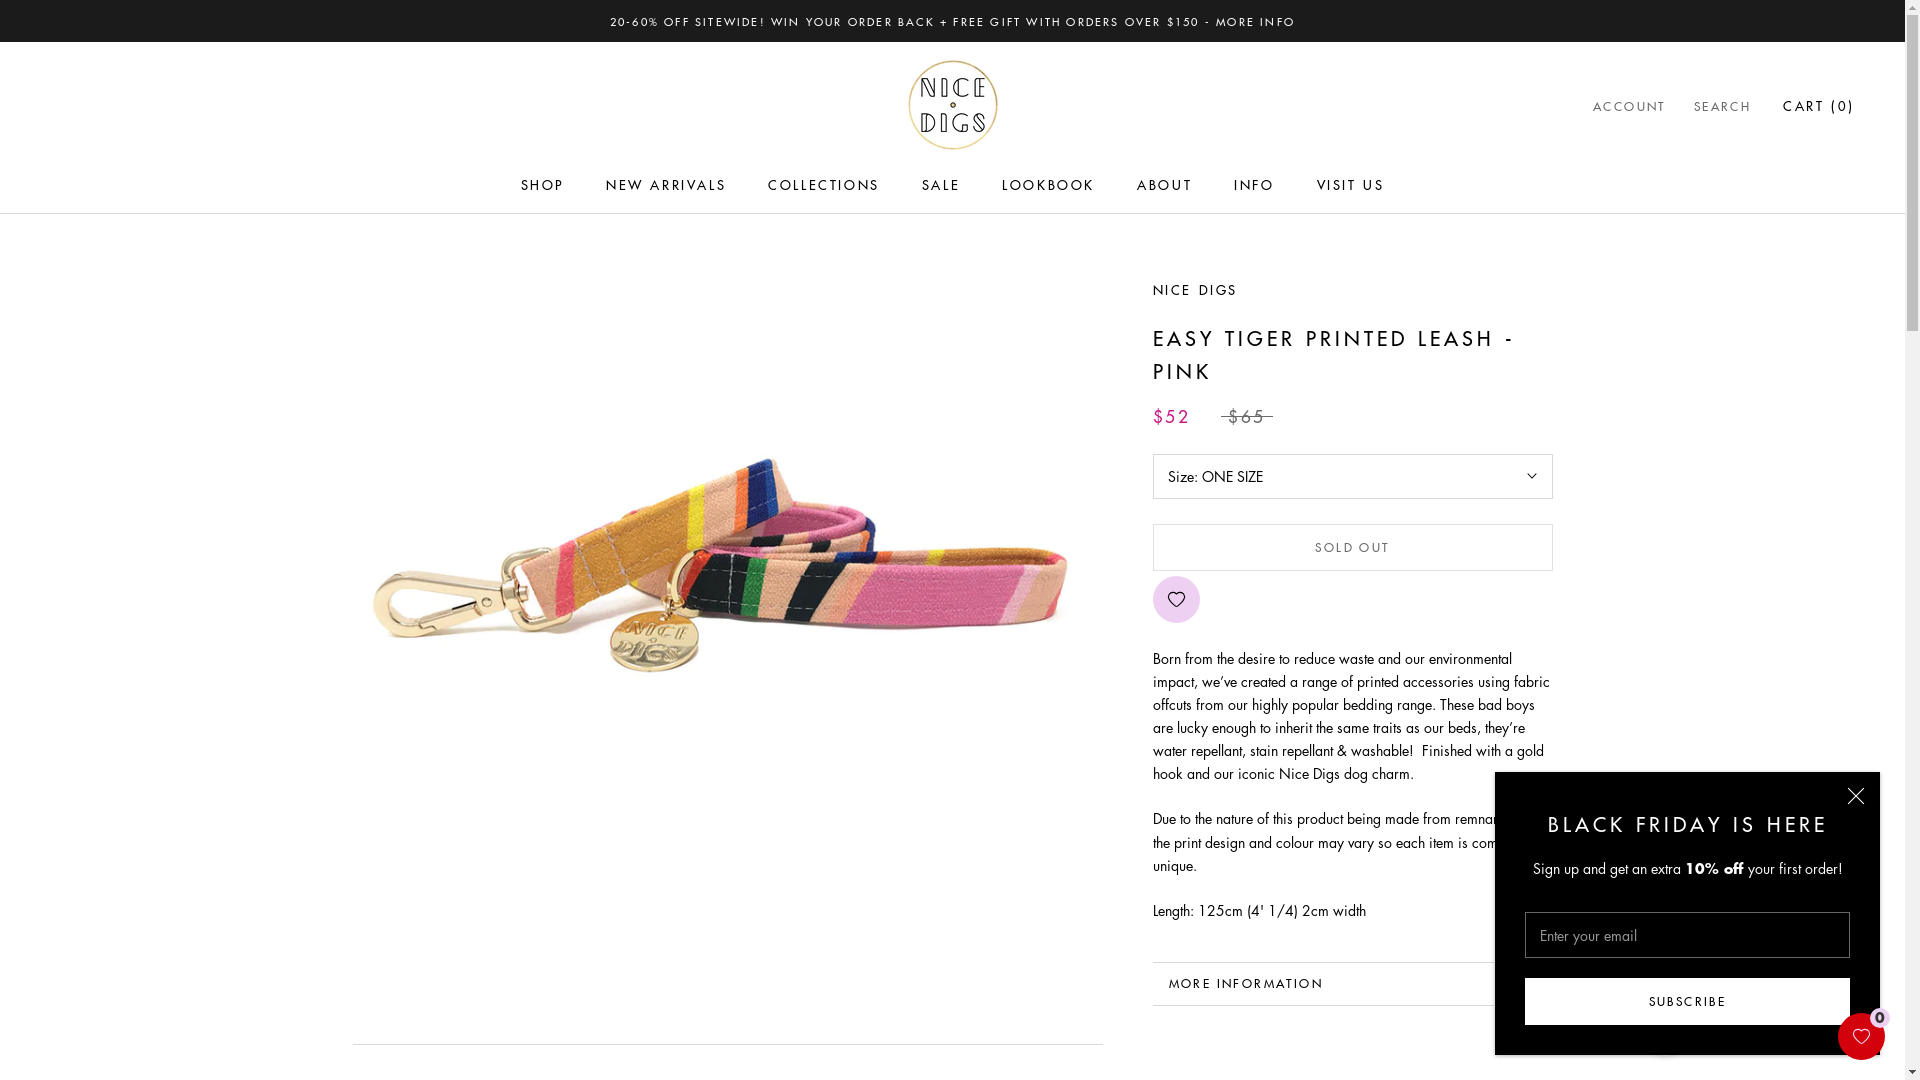  Describe the element at coordinates (1352, 982) in the screenshot. I see `'MORE INFORMATION'` at that location.